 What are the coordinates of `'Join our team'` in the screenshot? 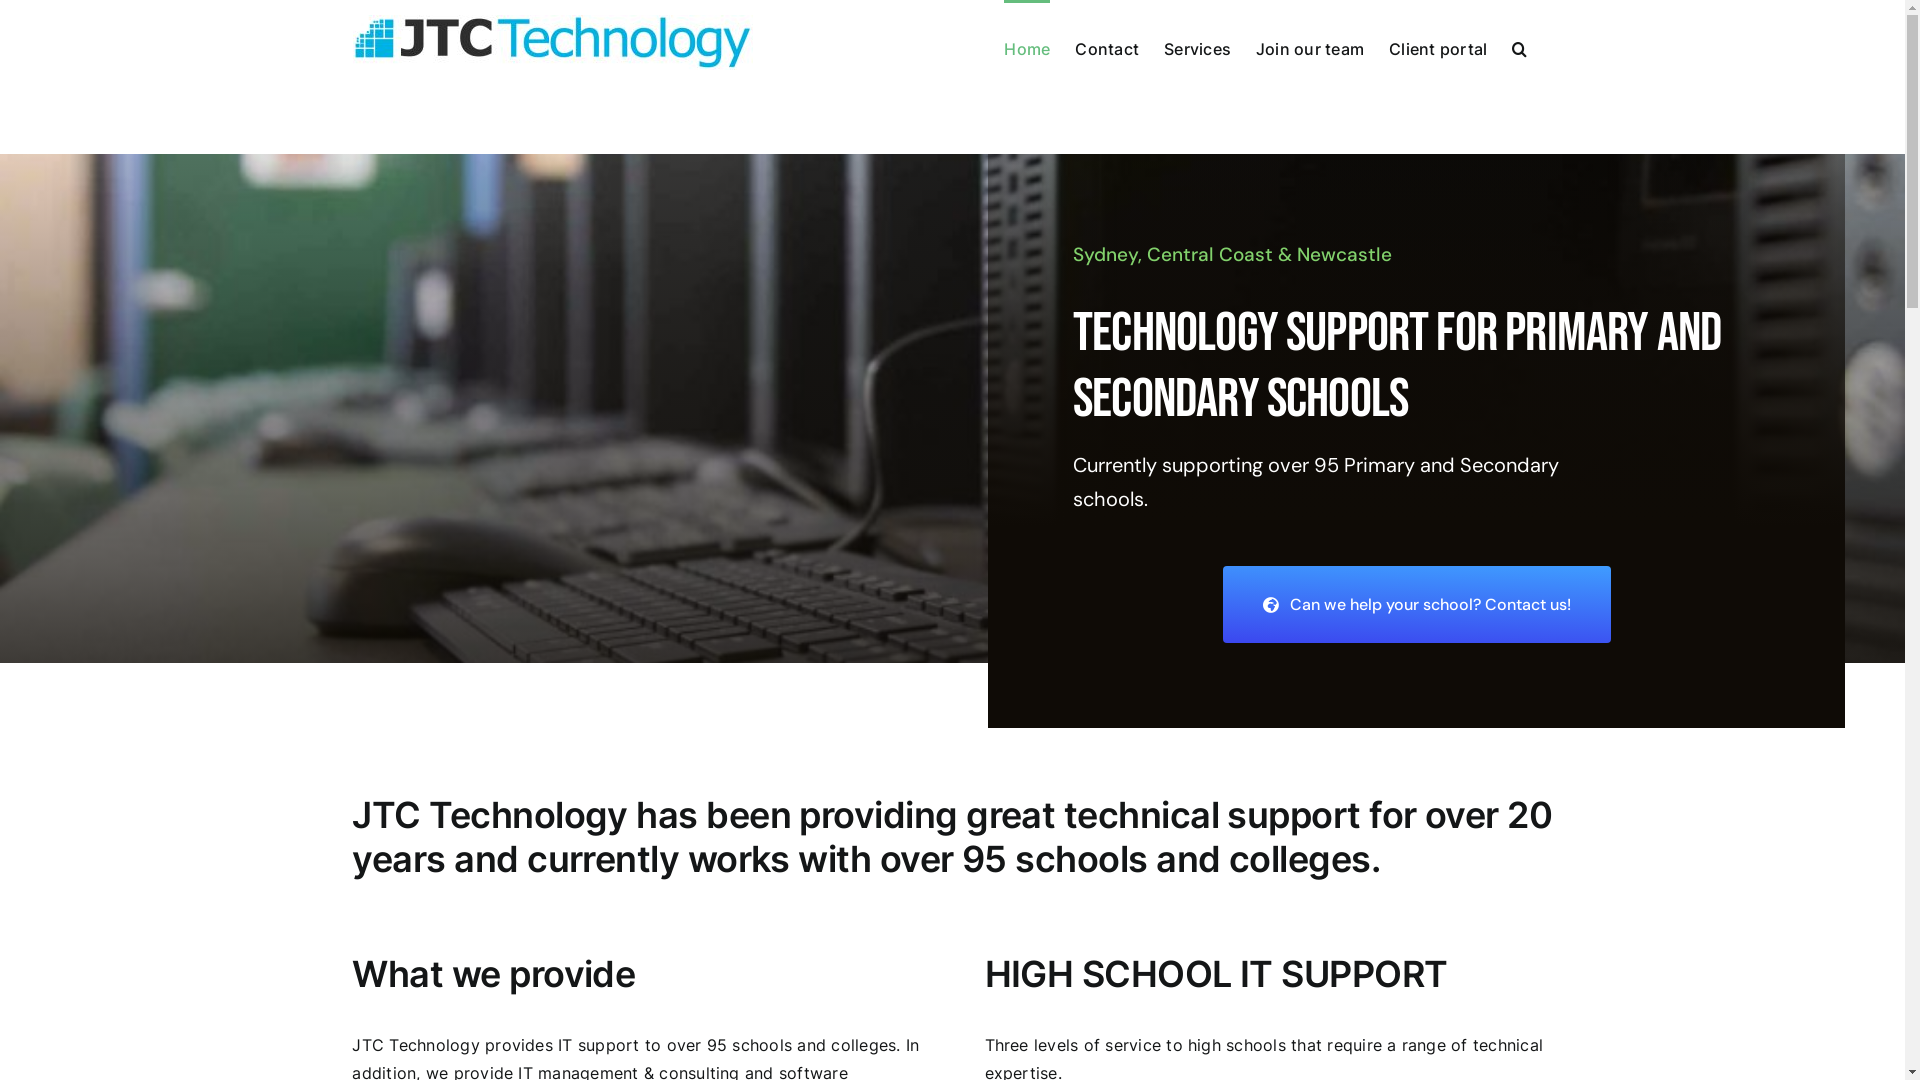 It's located at (1310, 45).